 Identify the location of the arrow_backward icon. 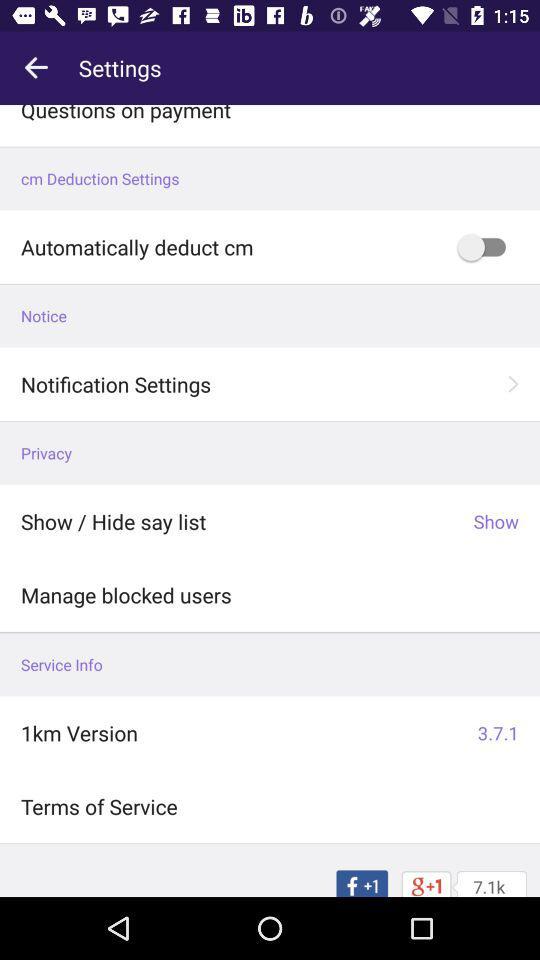
(36, 68).